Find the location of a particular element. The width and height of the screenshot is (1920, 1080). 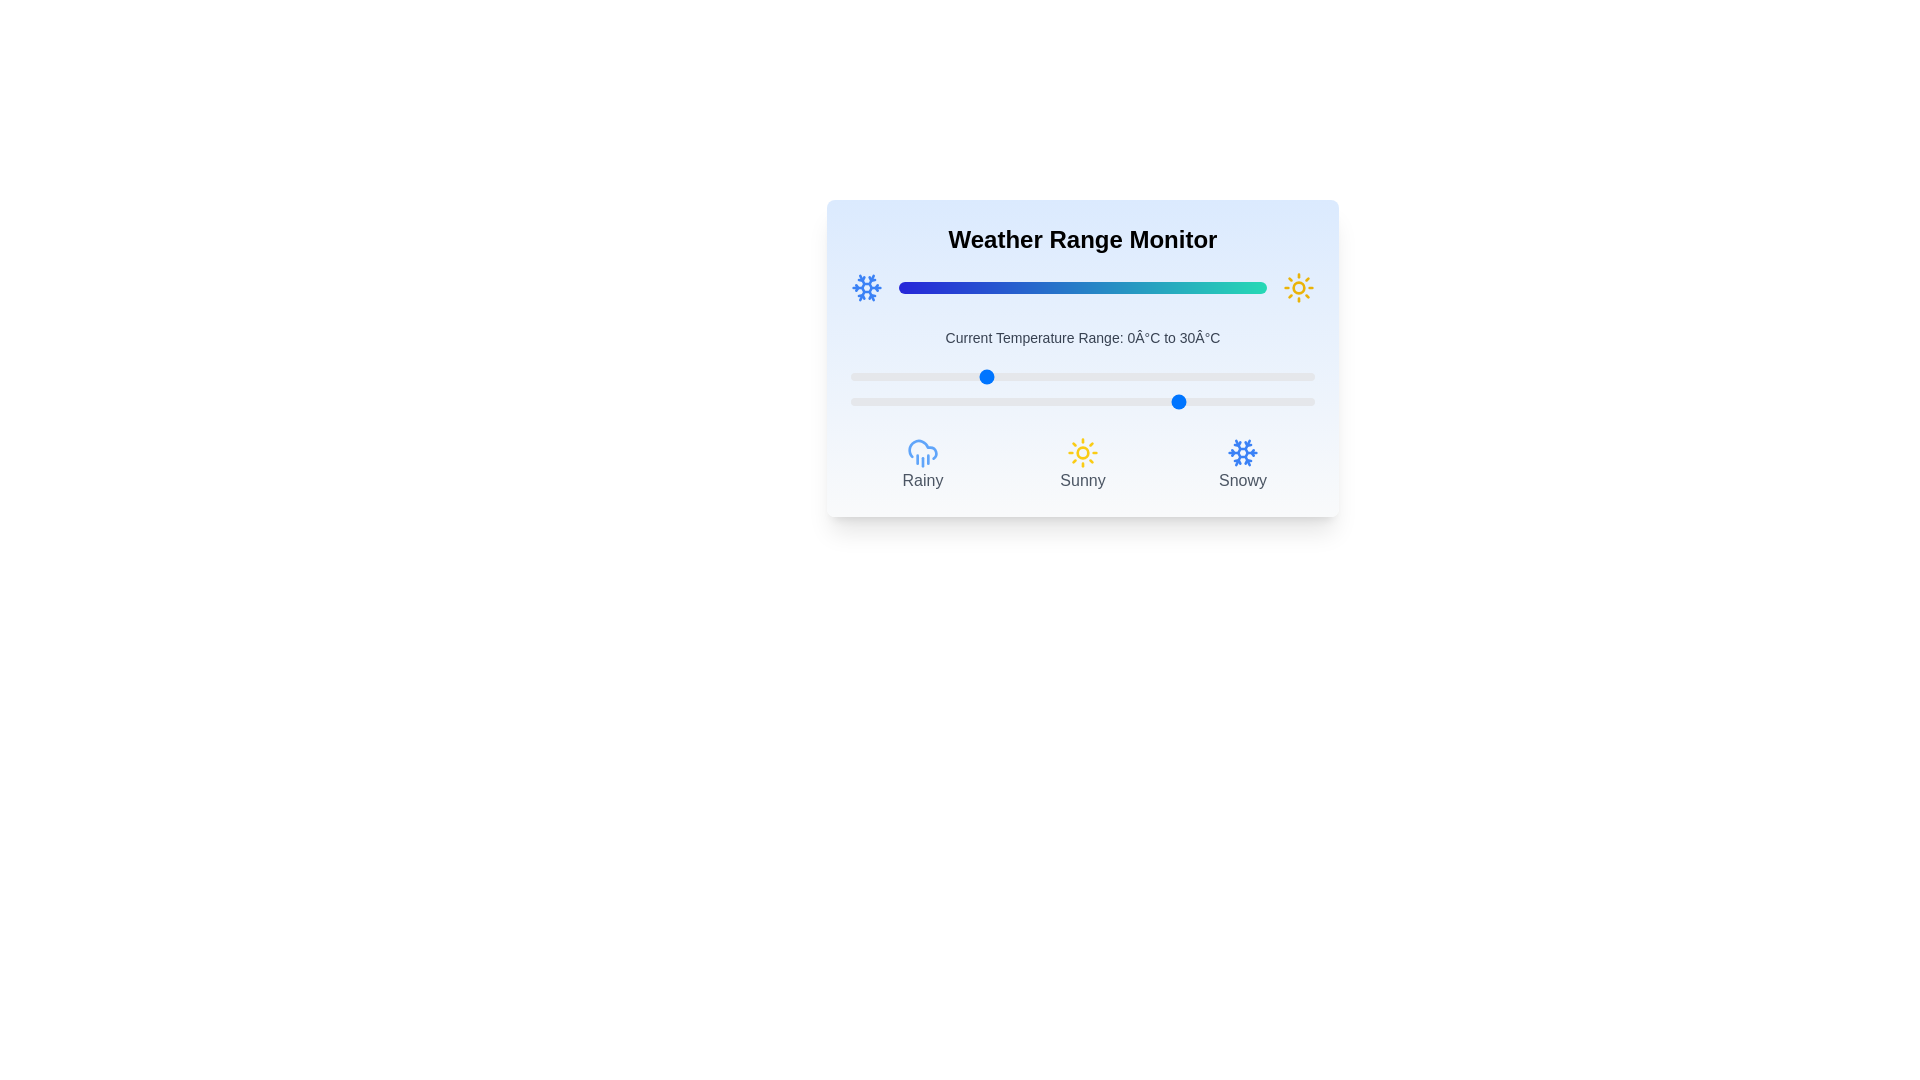

the inner circle of the sun icon is located at coordinates (1082, 452).